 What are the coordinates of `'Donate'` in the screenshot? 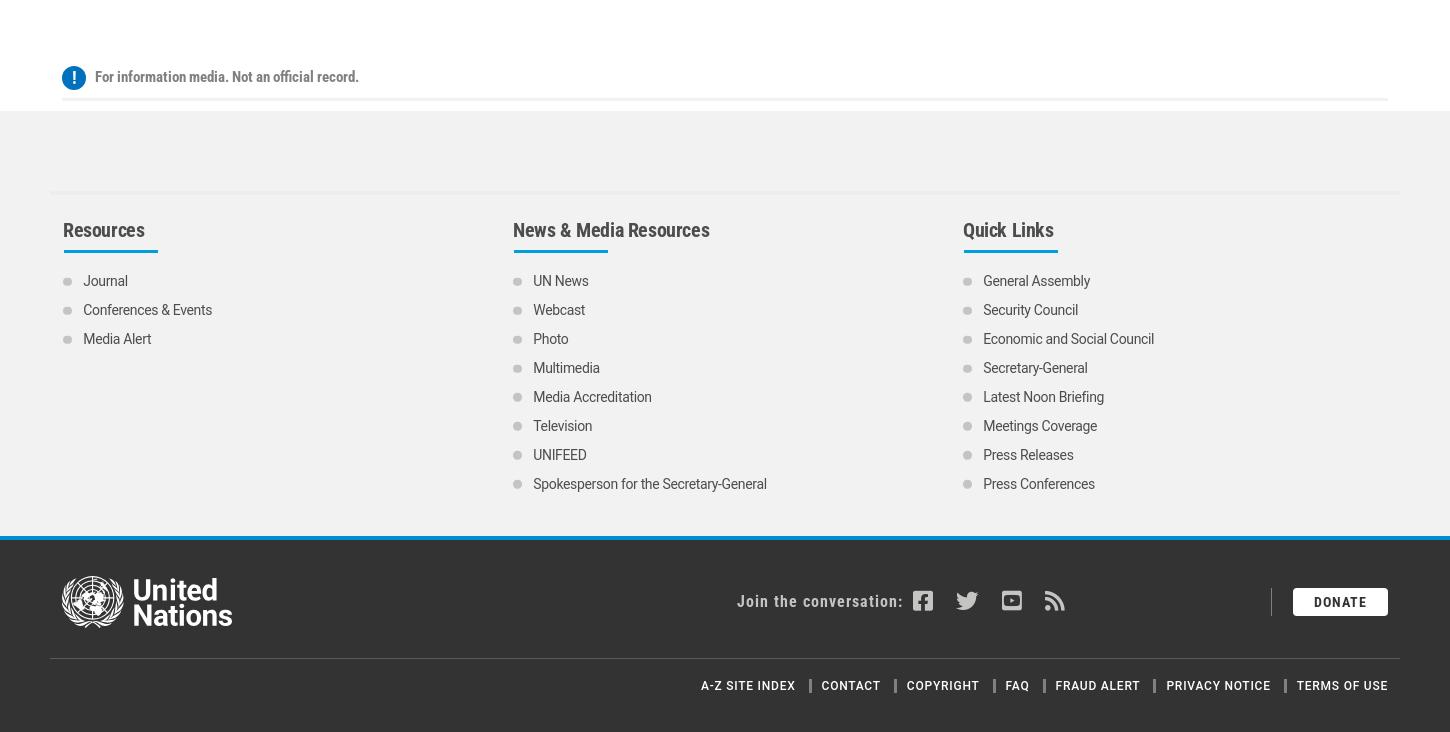 It's located at (1339, 410).